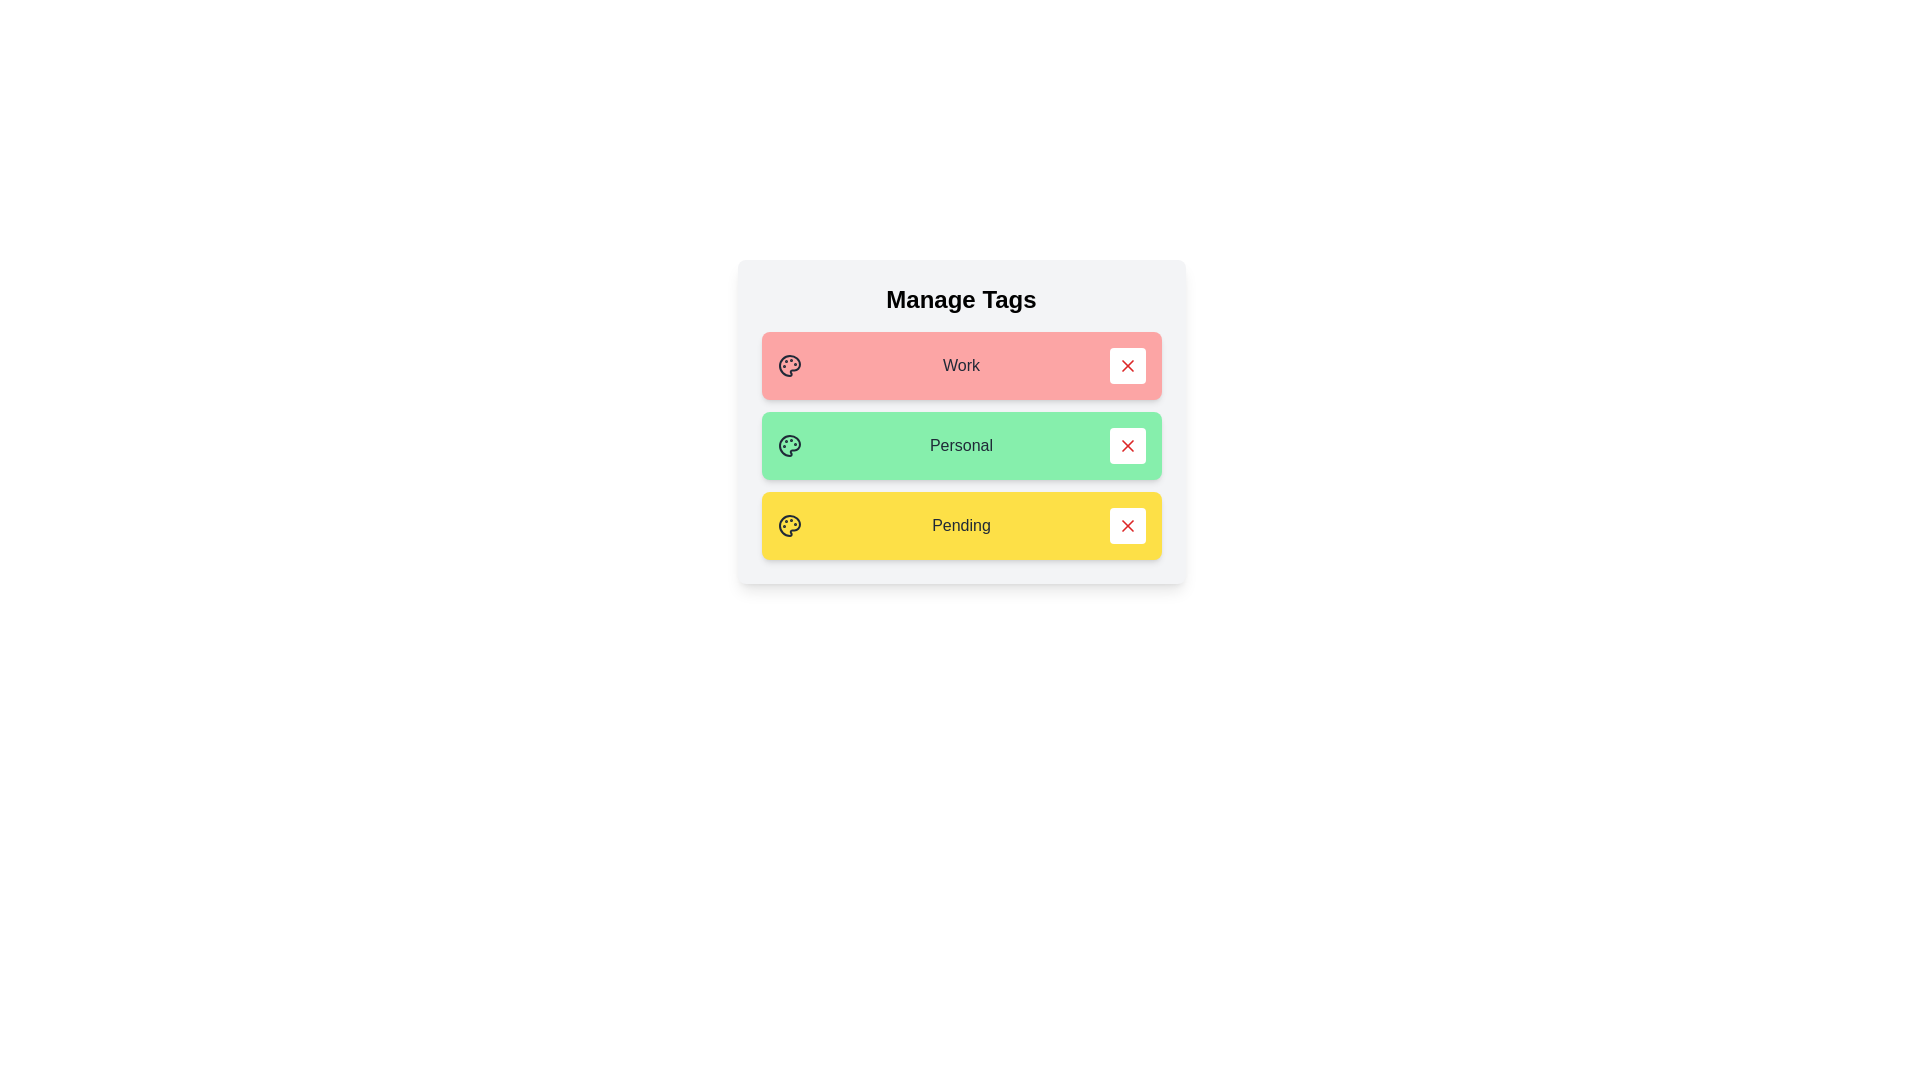  Describe the element at coordinates (1127, 524) in the screenshot. I see `'X' button to remove the tag labeled Pending` at that location.